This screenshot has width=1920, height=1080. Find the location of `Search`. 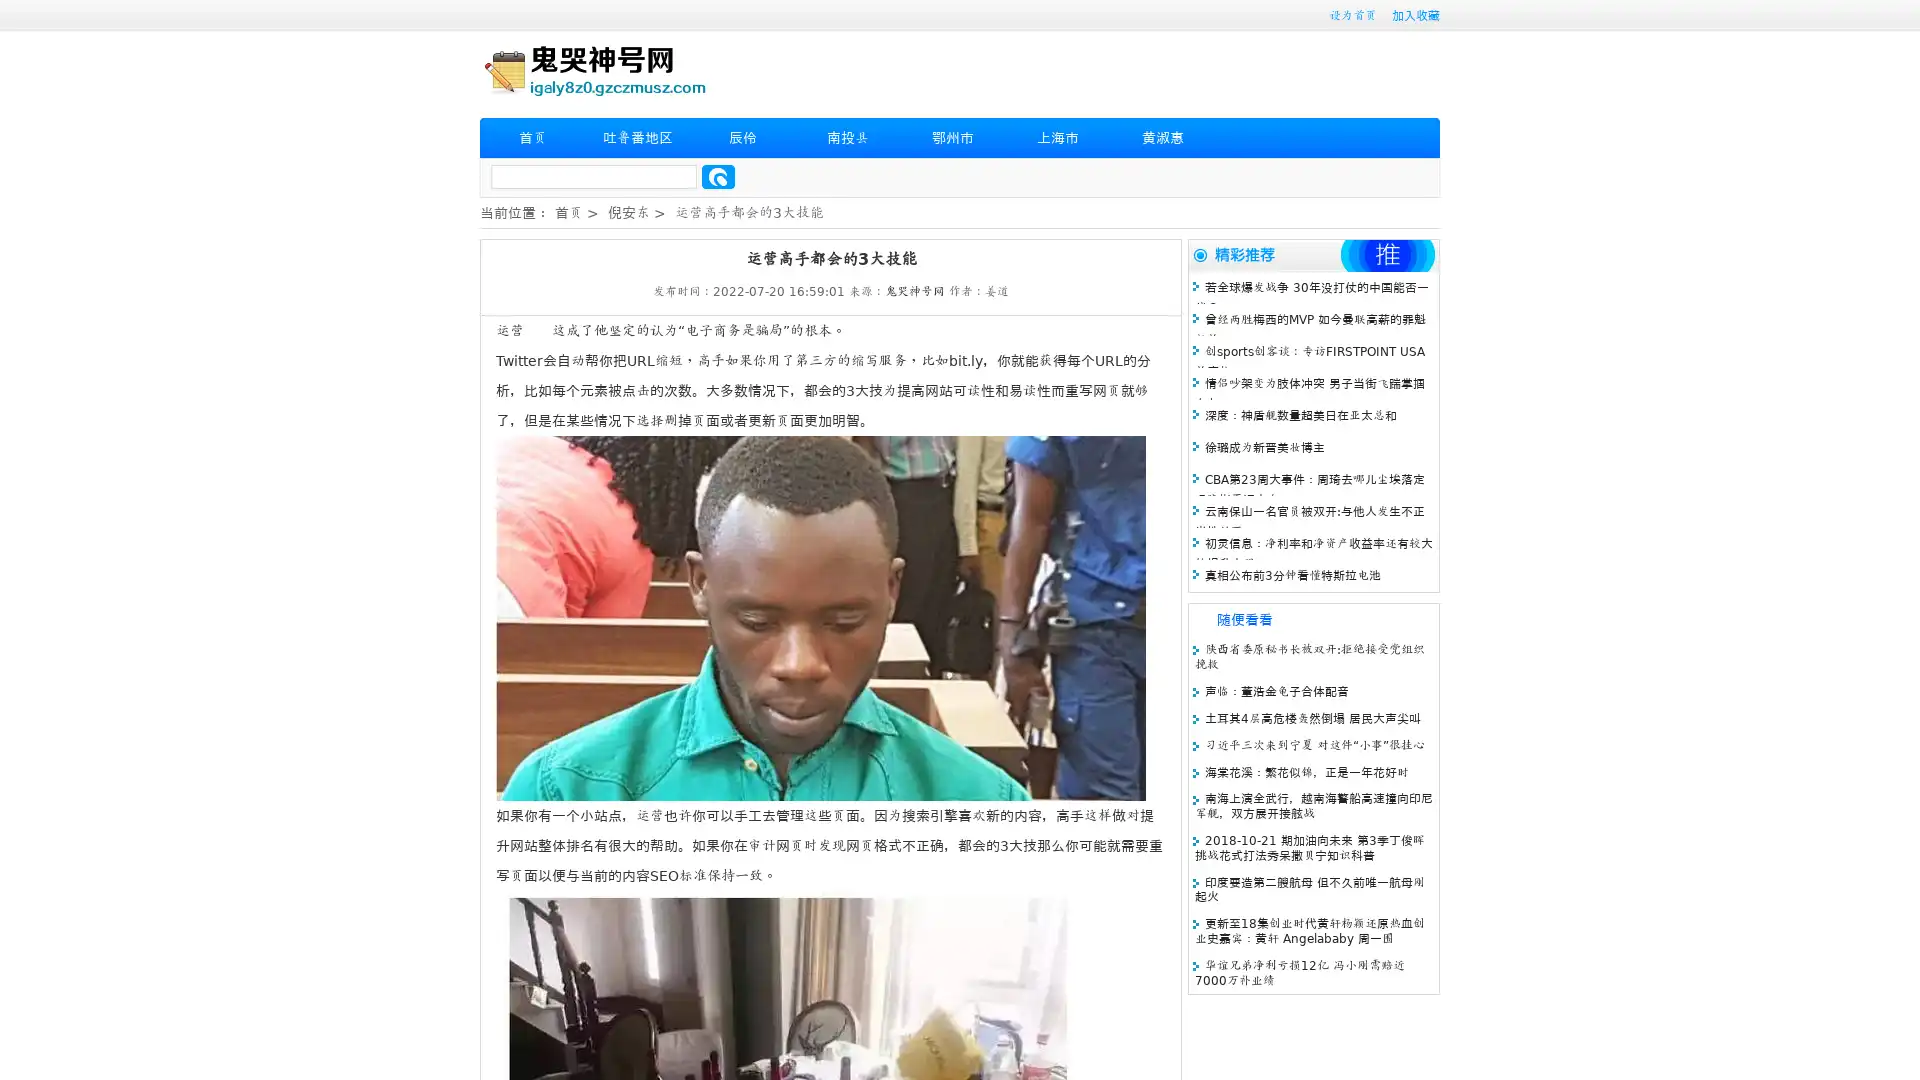

Search is located at coordinates (718, 176).